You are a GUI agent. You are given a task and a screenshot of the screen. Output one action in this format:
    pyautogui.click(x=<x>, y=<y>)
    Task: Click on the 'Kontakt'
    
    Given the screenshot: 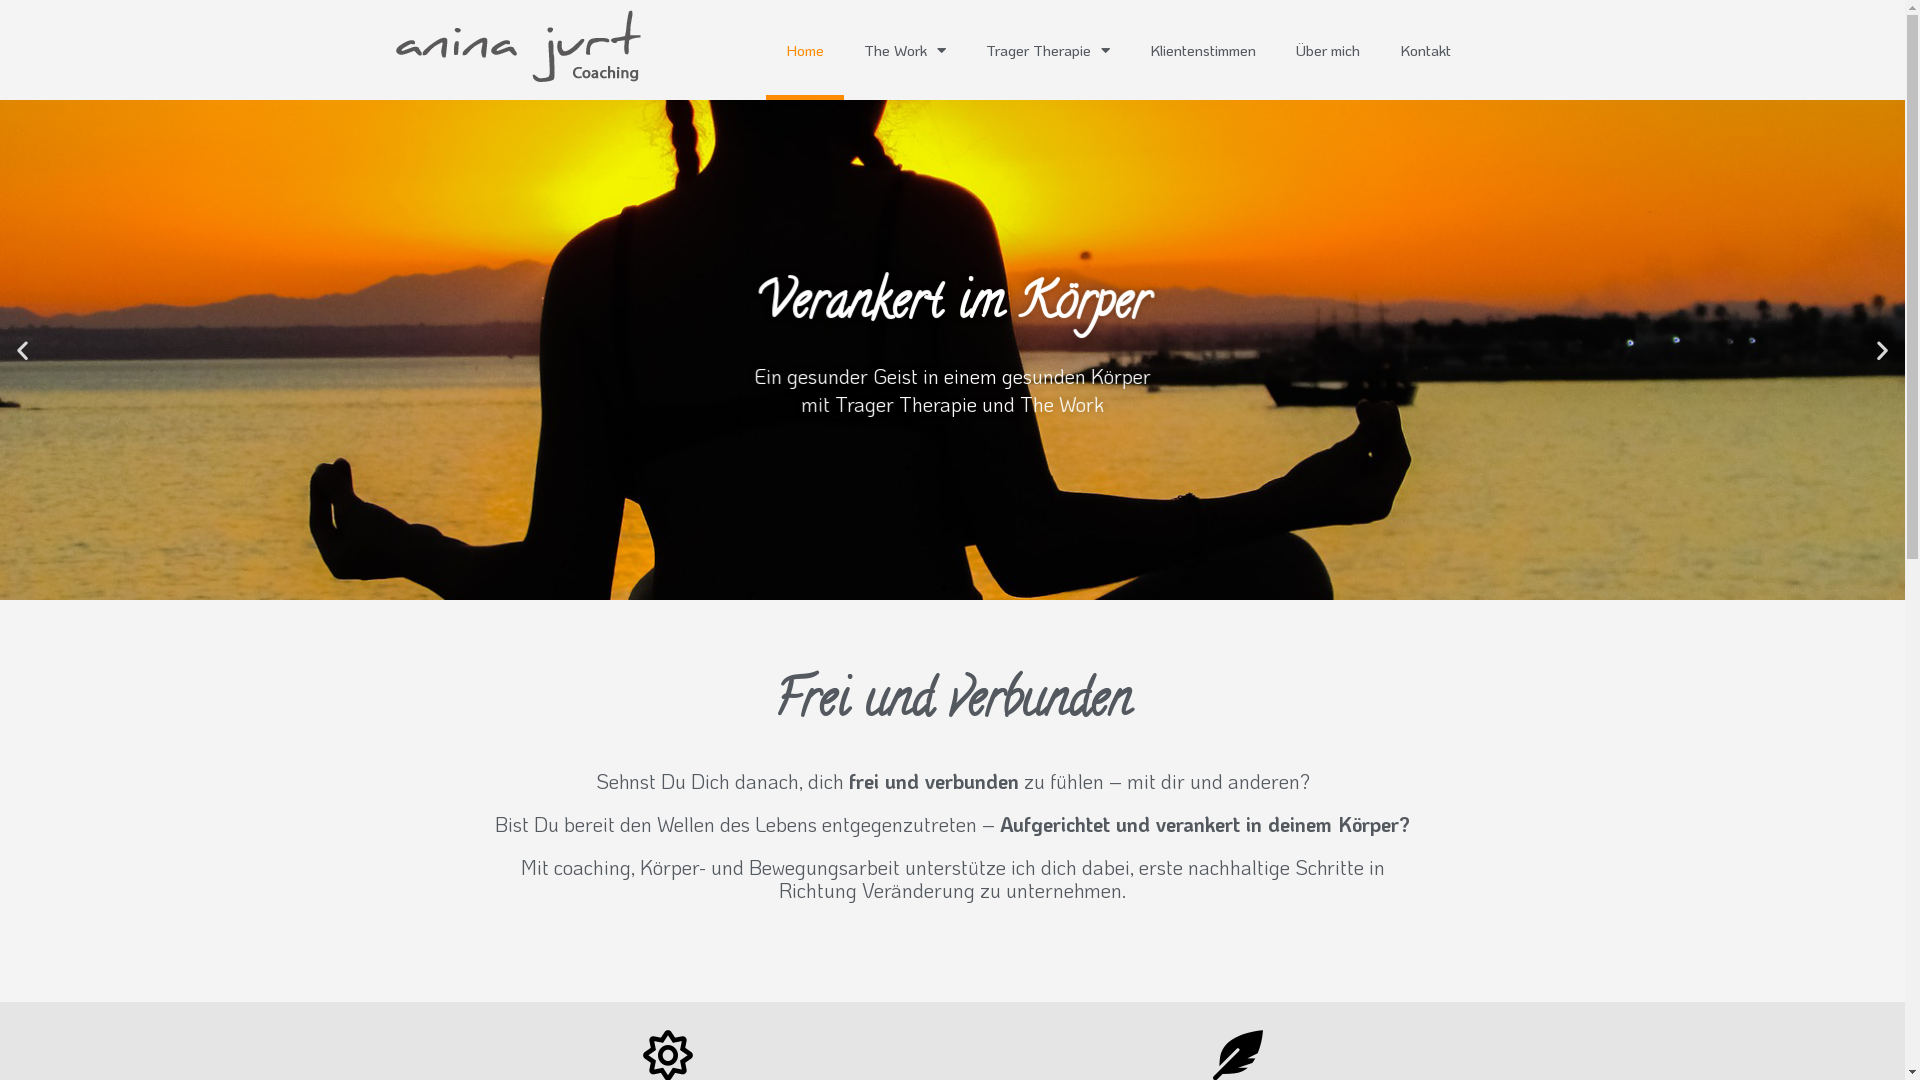 What is the action you would take?
    pyautogui.click(x=1424, y=49)
    